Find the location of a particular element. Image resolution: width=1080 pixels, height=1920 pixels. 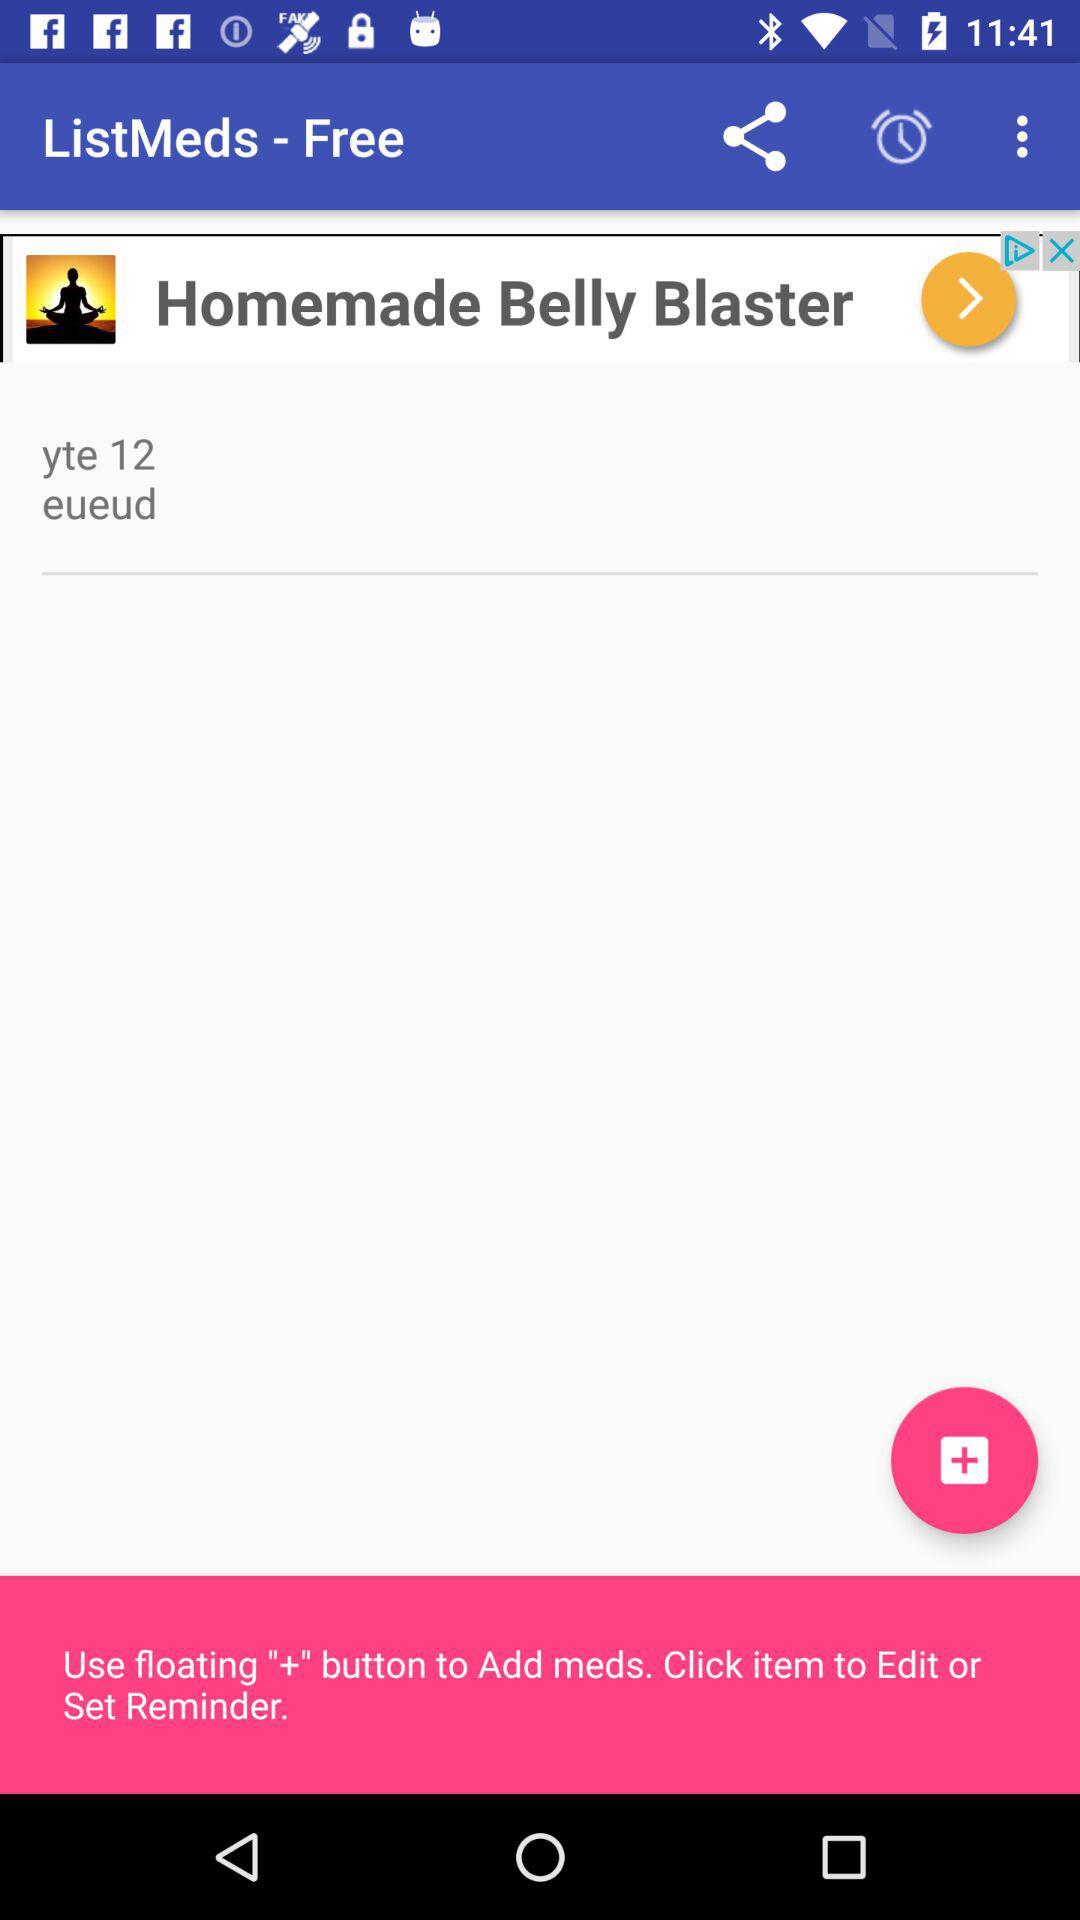

open advertisement is located at coordinates (540, 295).